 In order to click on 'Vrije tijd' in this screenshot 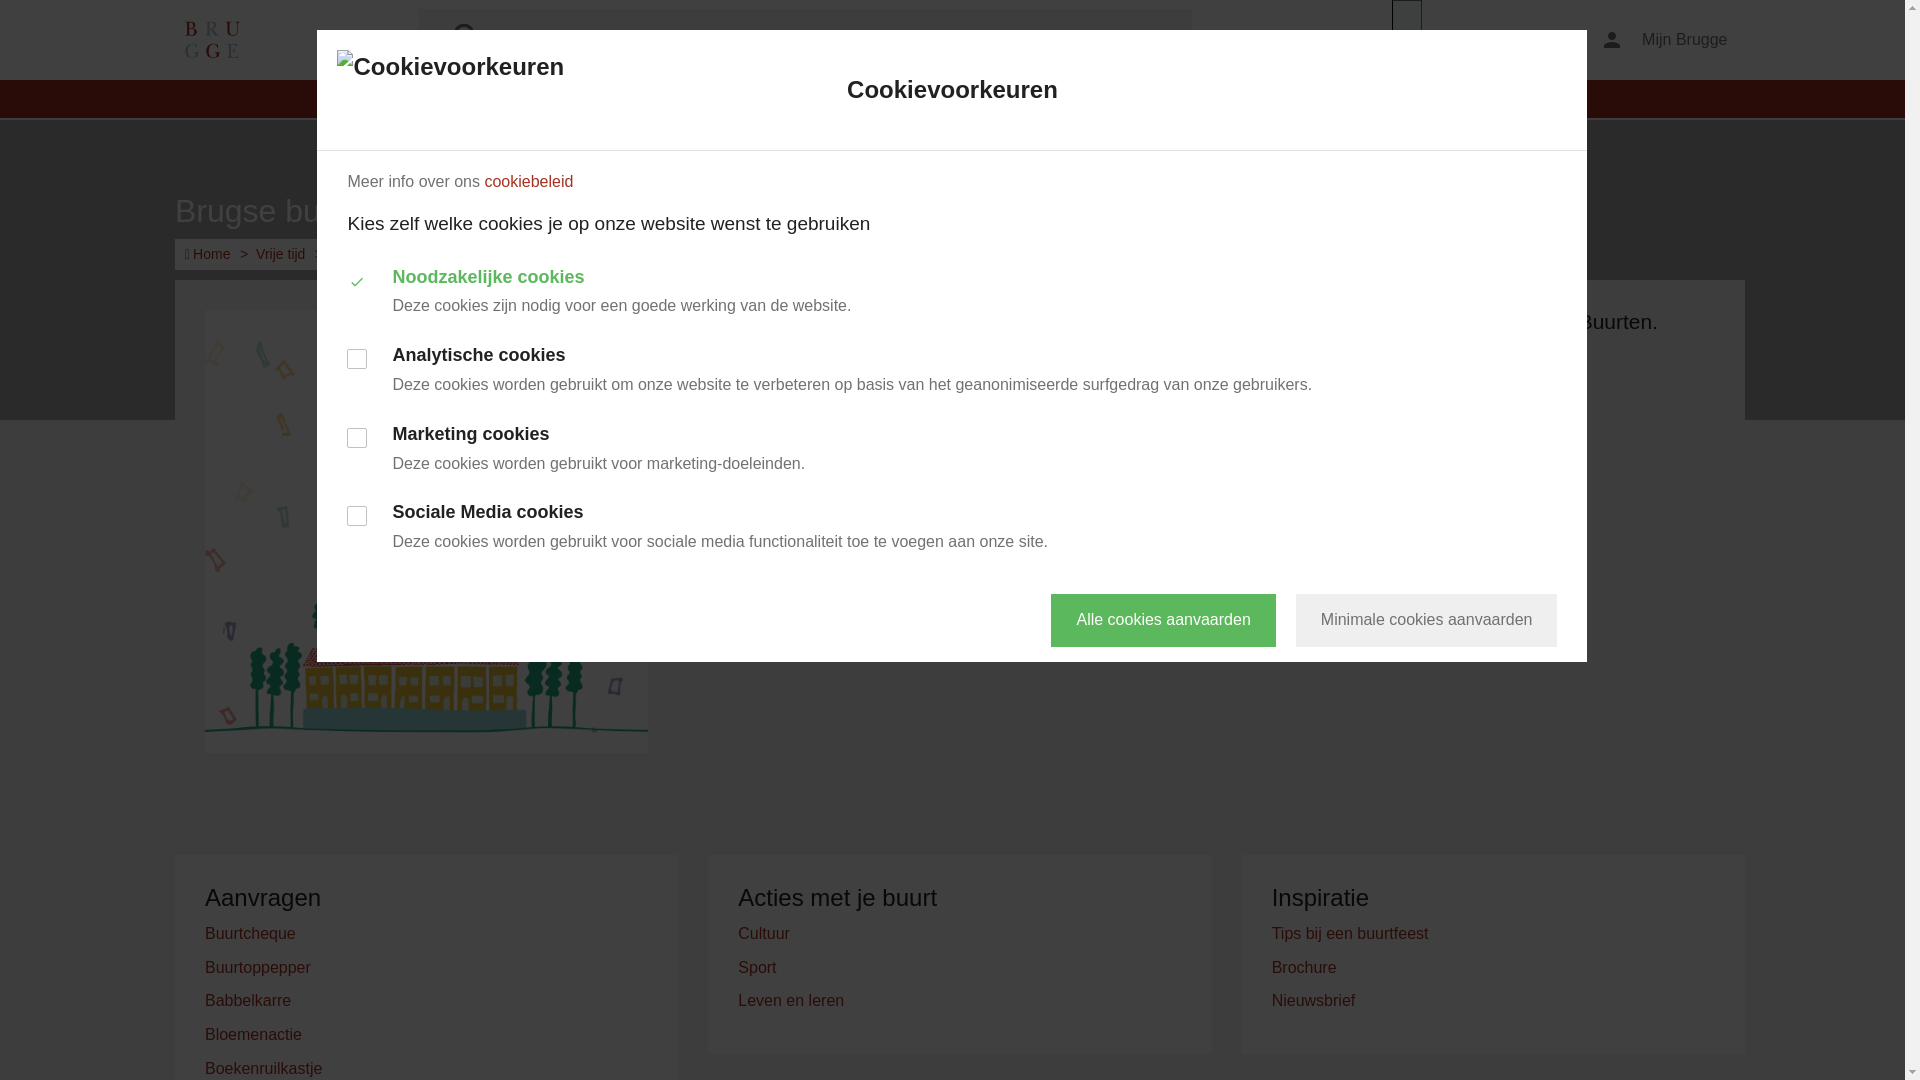, I will do `click(279, 253)`.